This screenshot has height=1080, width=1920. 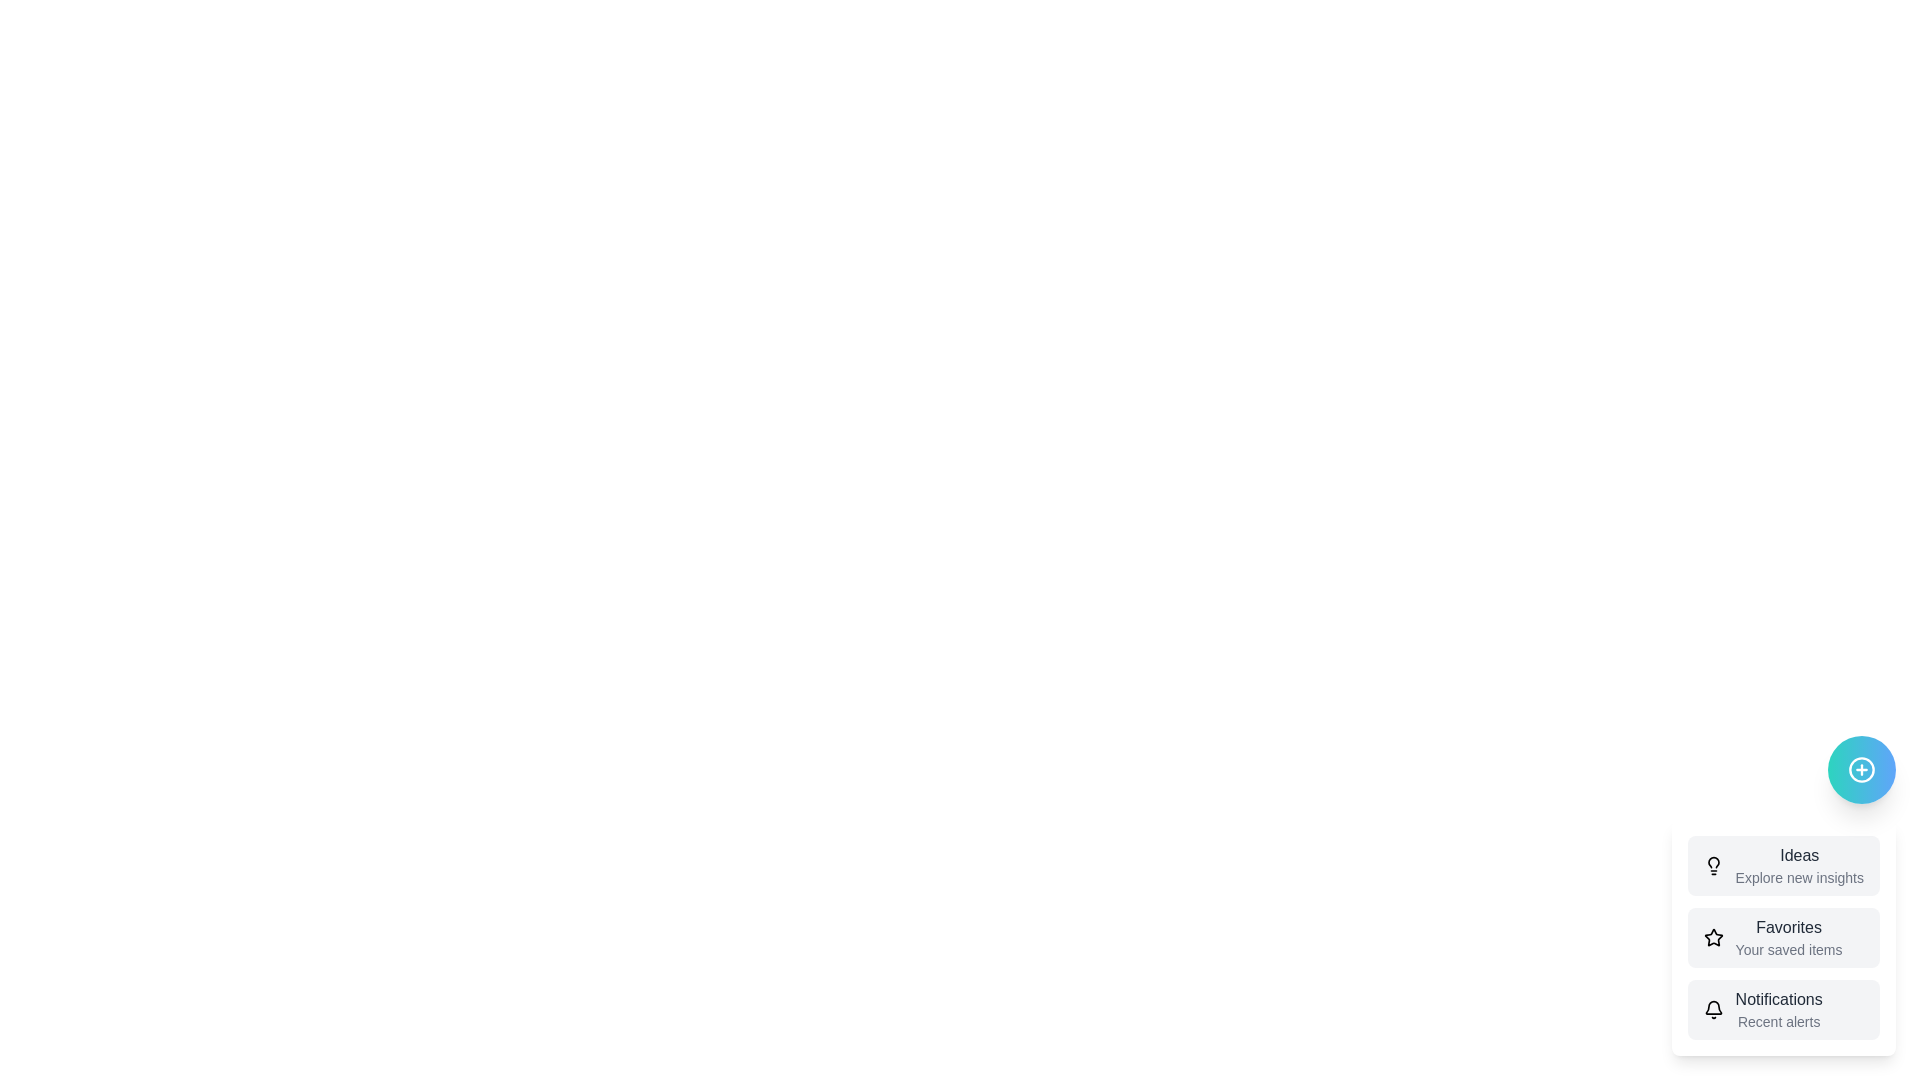 I want to click on the 'Favorites' label in the right-bottom floating menu, which indicates the saved items area and is positioned between the 'Ideas' and 'Notifications' sections, so click(x=1789, y=928).